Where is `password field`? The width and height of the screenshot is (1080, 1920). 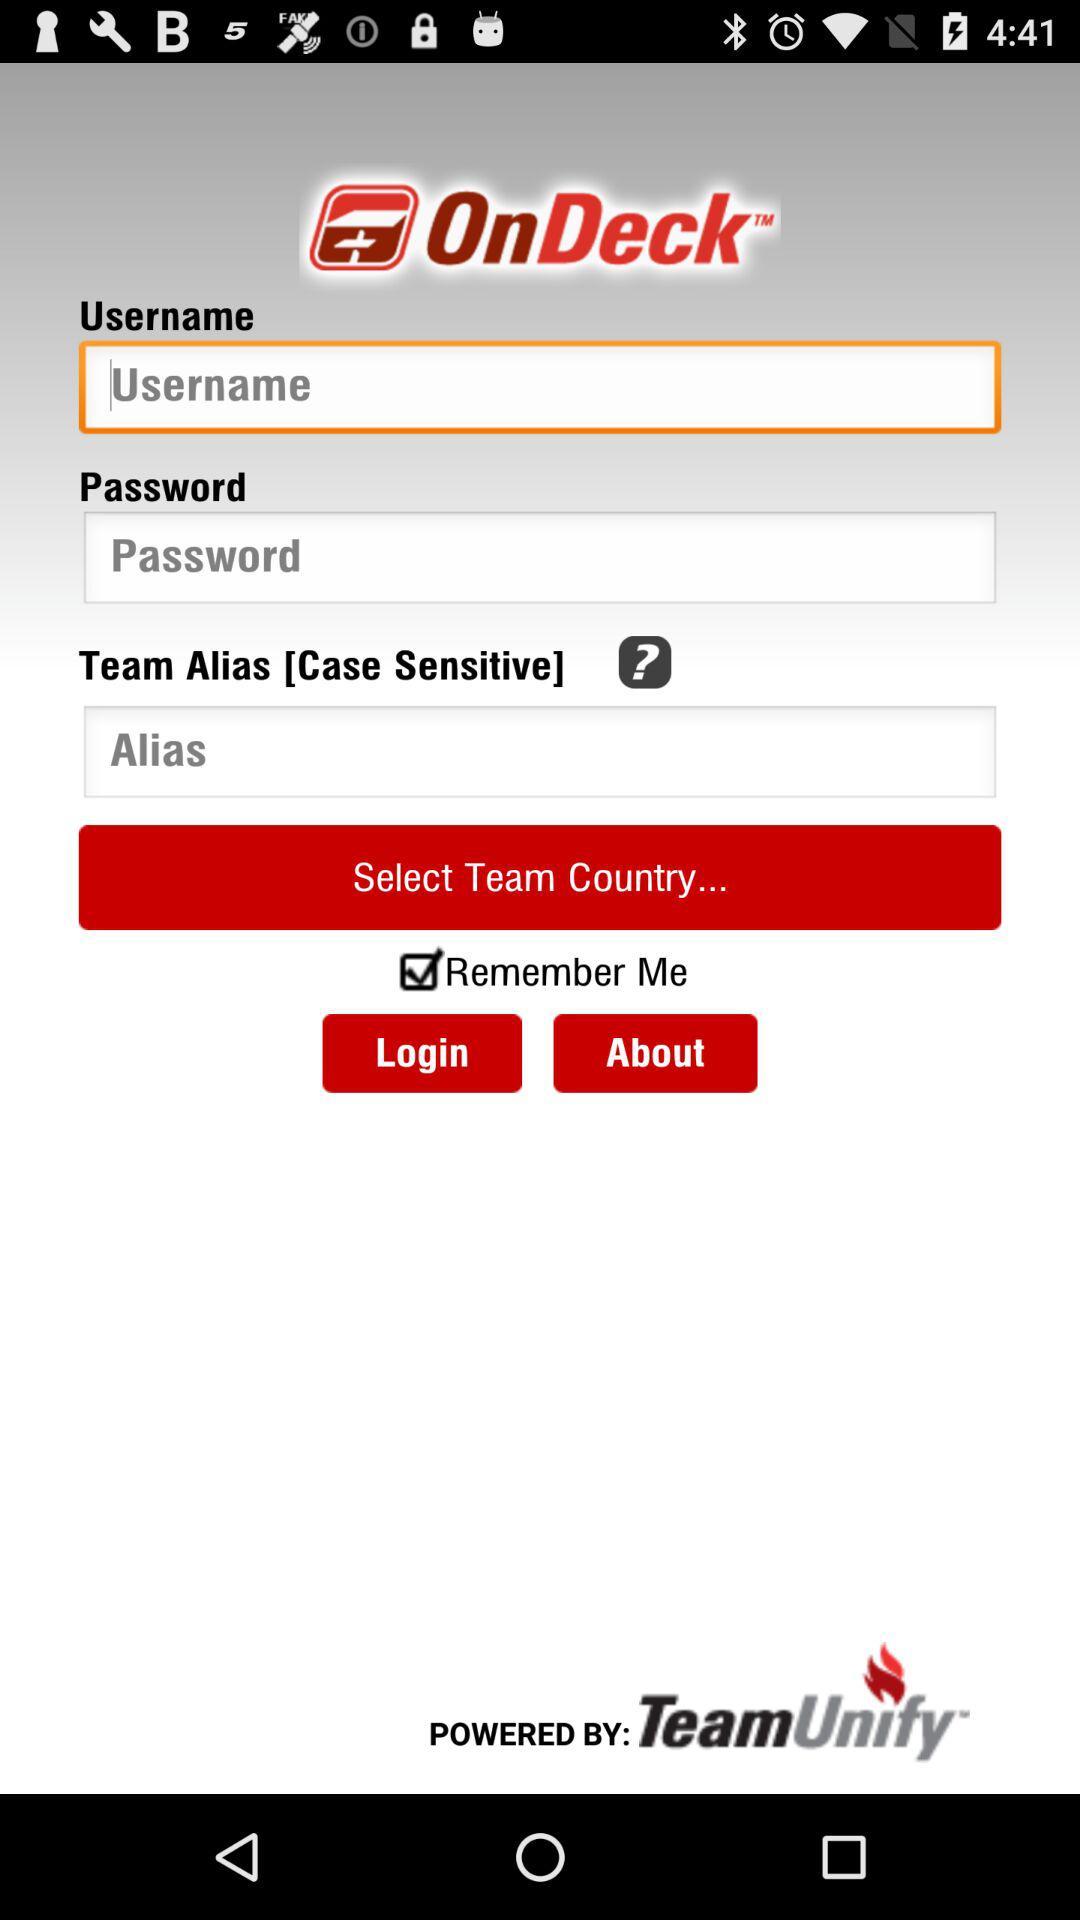
password field is located at coordinates (540, 561).